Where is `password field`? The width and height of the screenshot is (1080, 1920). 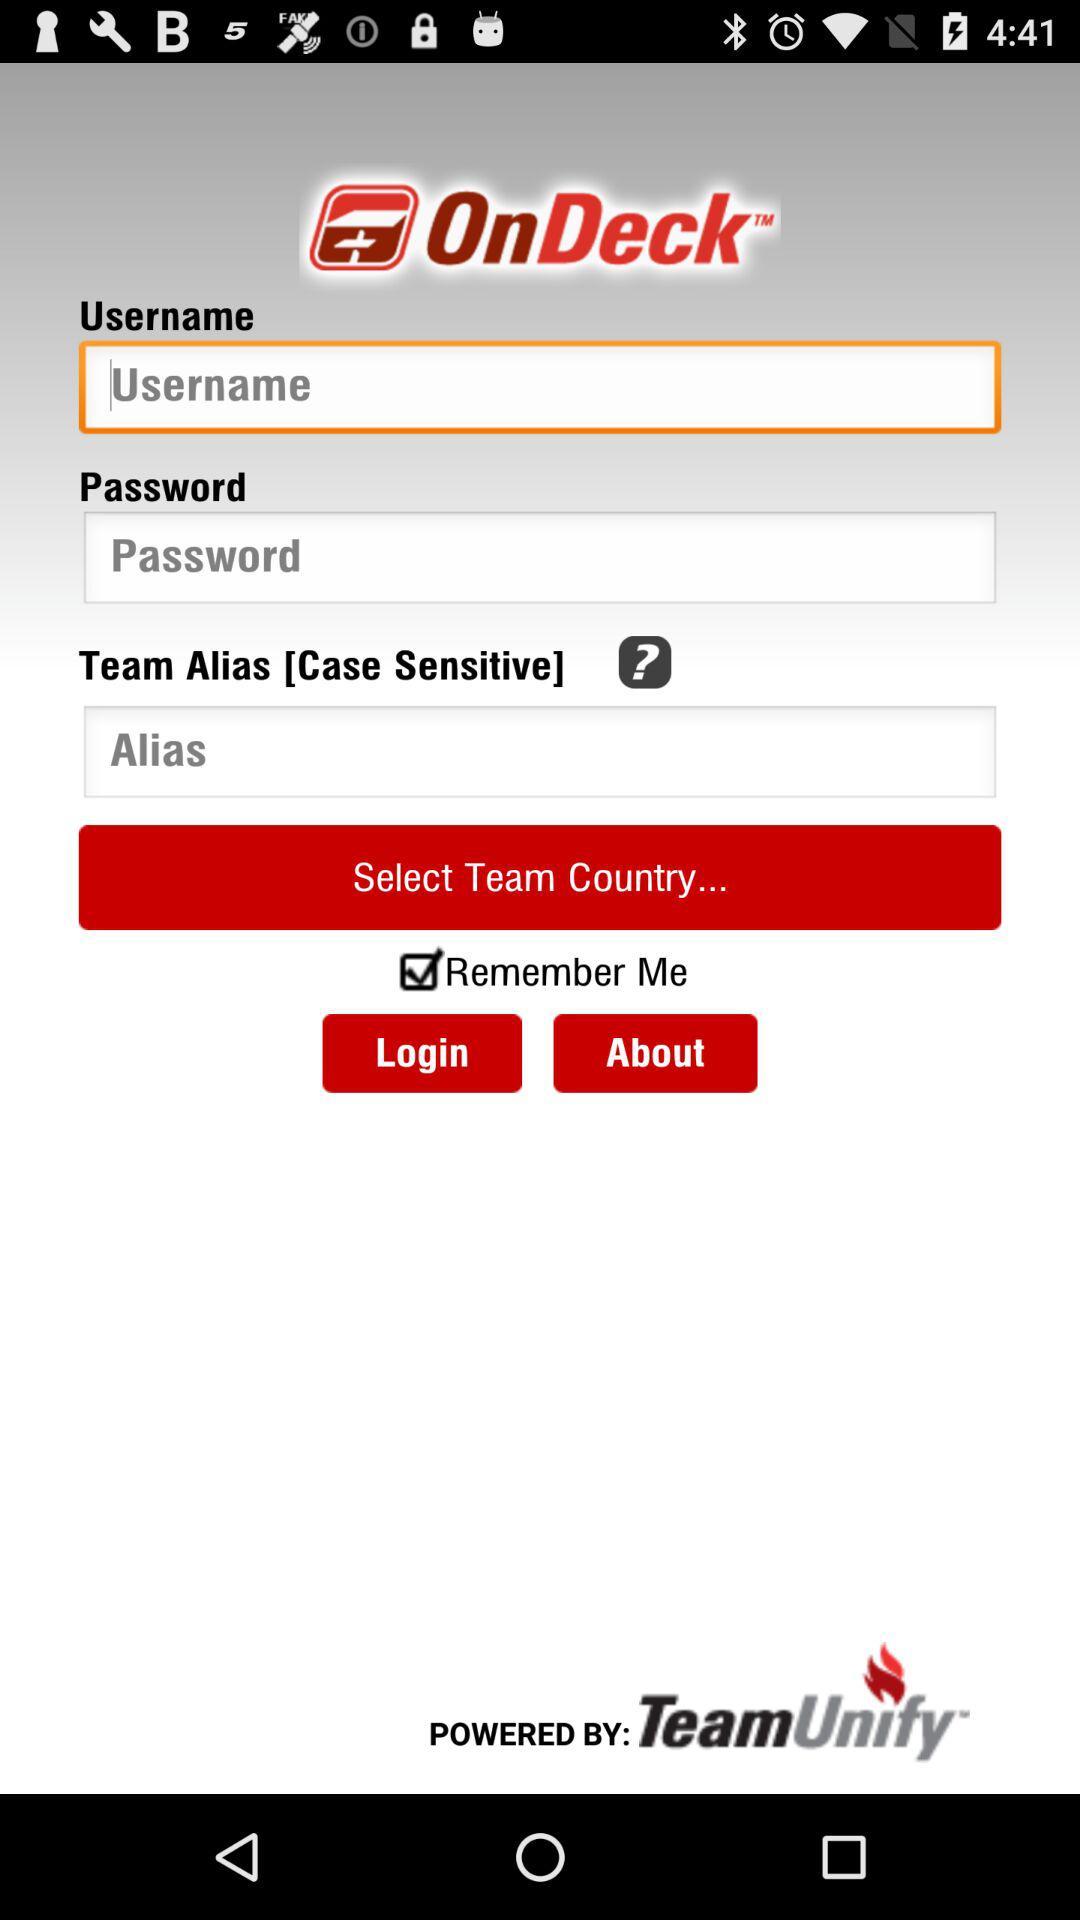
password field is located at coordinates (540, 561).